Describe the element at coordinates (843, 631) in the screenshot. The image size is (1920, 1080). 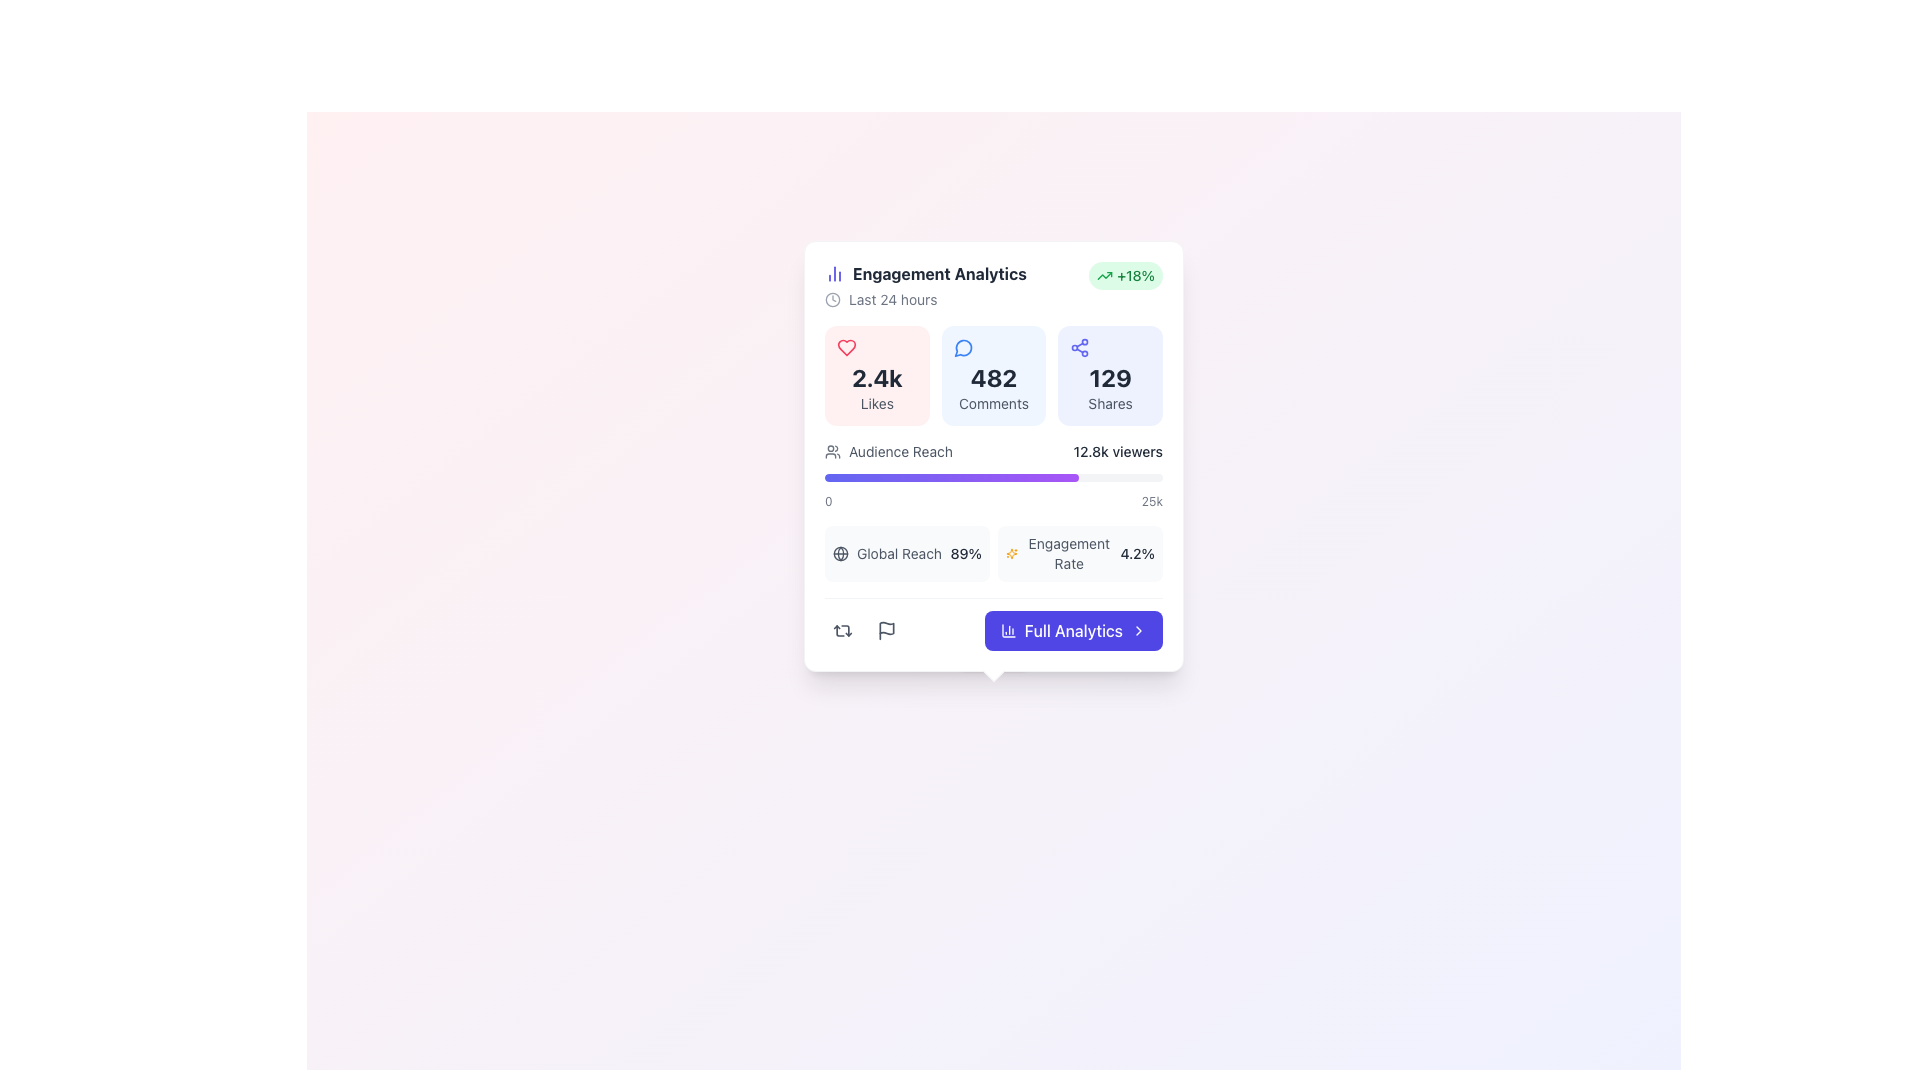
I see `the circular refresh icon featuring two arrows forming a loop, located at the bottom left of the card interface` at that location.